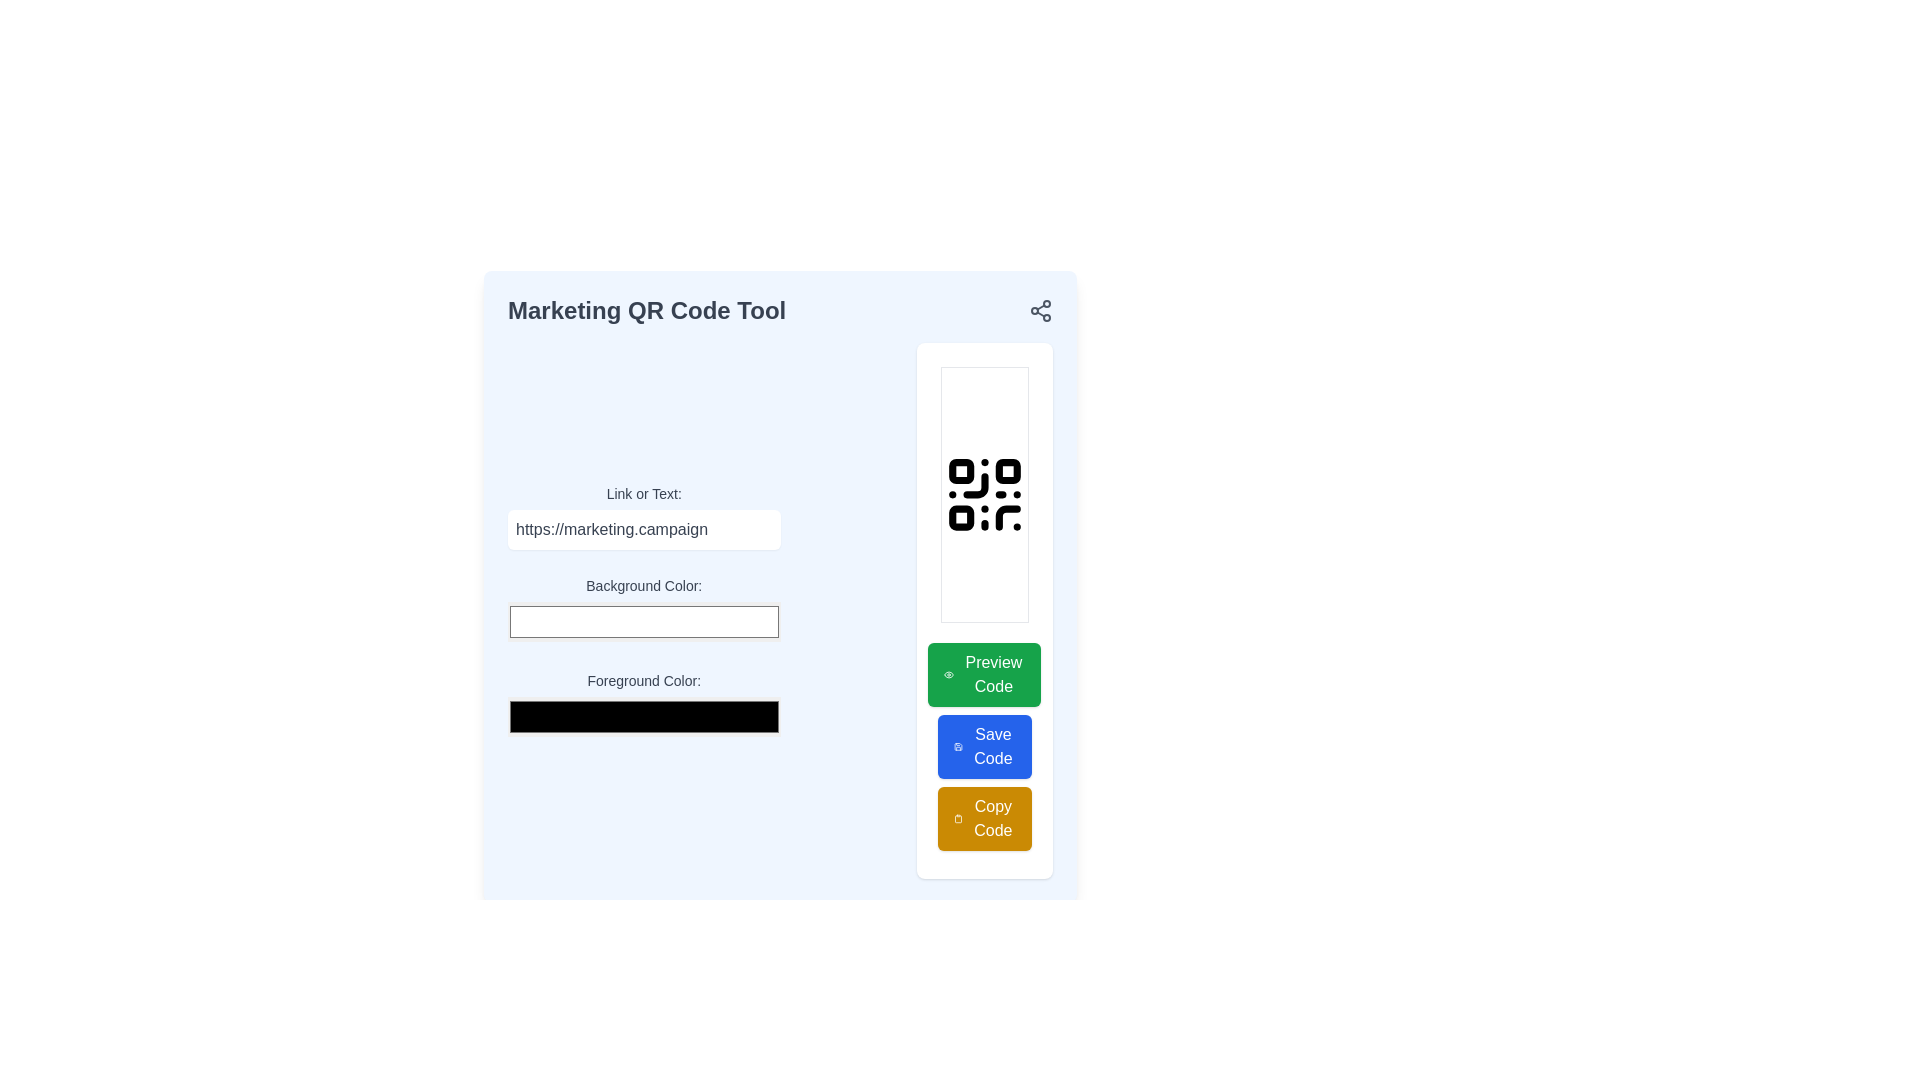 This screenshot has width=1920, height=1080. What do you see at coordinates (984, 494) in the screenshot?
I see `the QR code located centrally within a bordered white box on the right side of the main interface` at bounding box center [984, 494].